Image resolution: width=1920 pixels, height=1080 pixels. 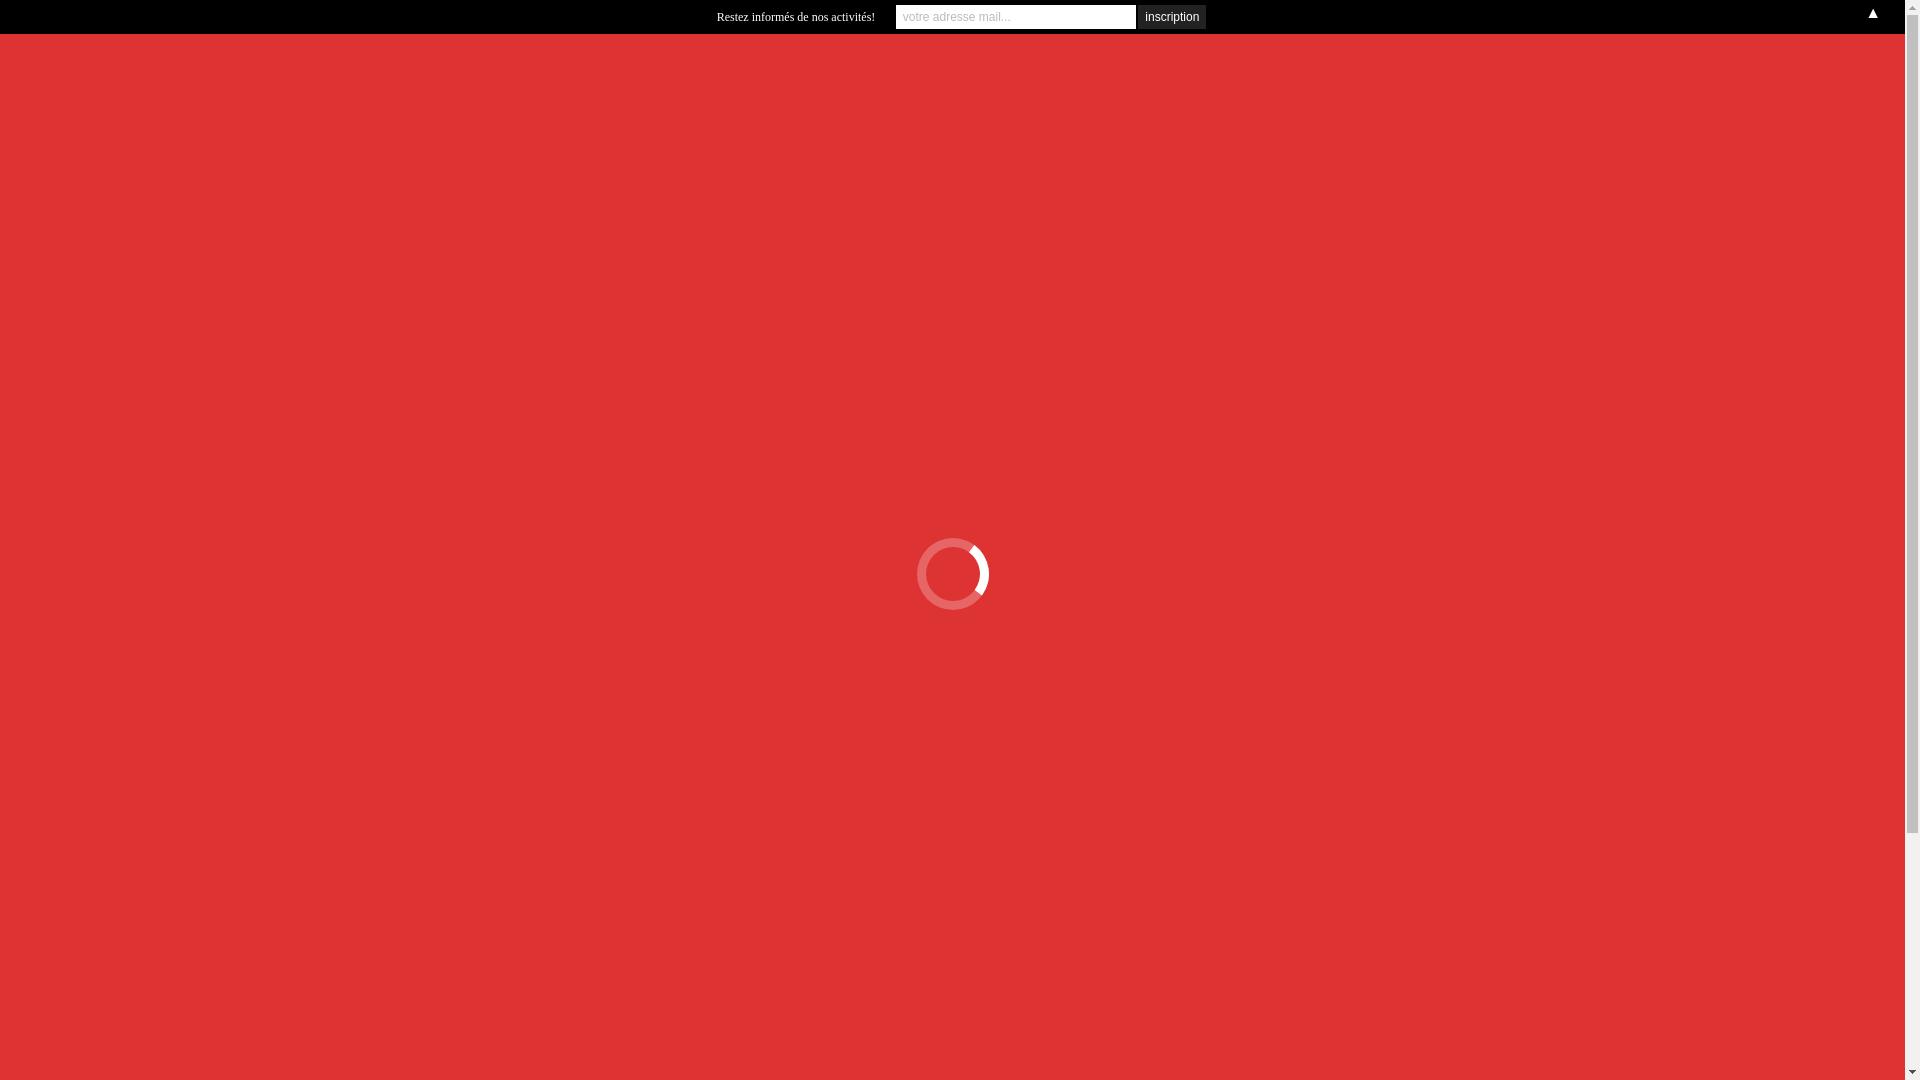 What do you see at coordinates (1171, 16) in the screenshot?
I see `'inscription'` at bounding box center [1171, 16].